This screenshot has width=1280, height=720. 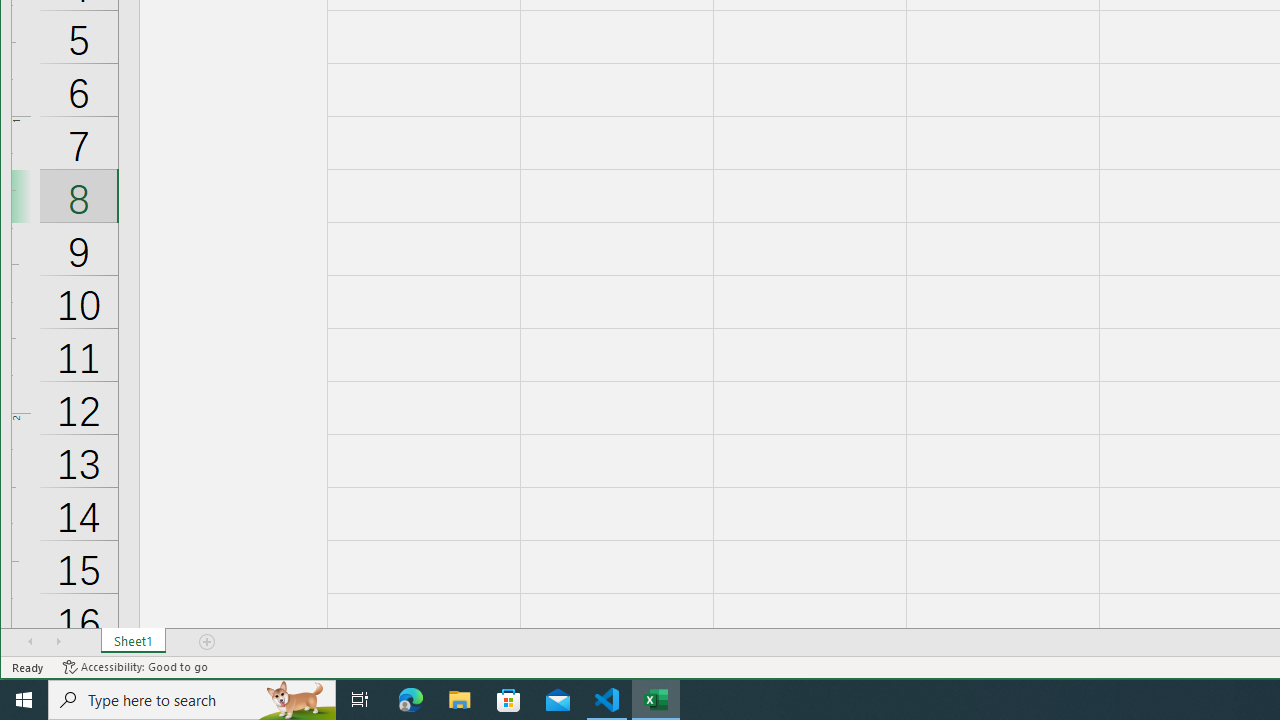 What do you see at coordinates (656, 698) in the screenshot?
I see `'Excel - 1 running window'` at bounding box center [656, 698].